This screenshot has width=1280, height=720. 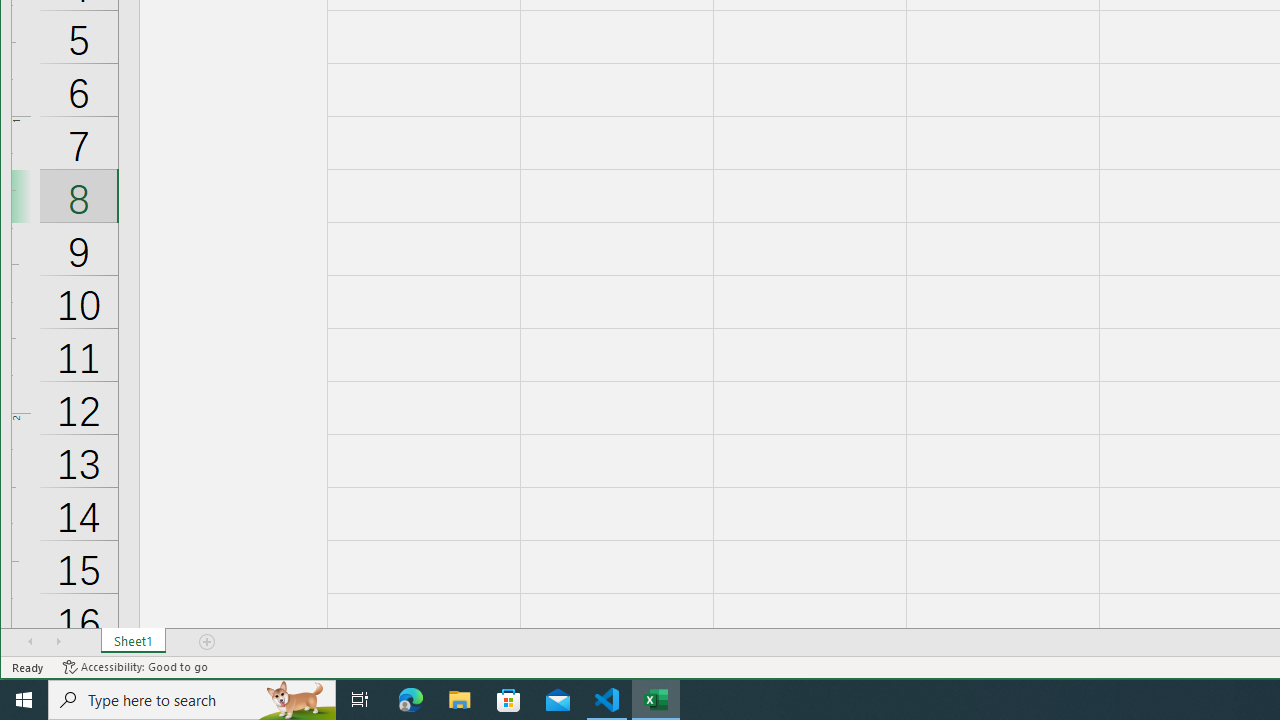 What do you see at coordinates (656, 698) in the screenshot?
I see `'Excel - 1 running window'` at bounding box center [656, 698].